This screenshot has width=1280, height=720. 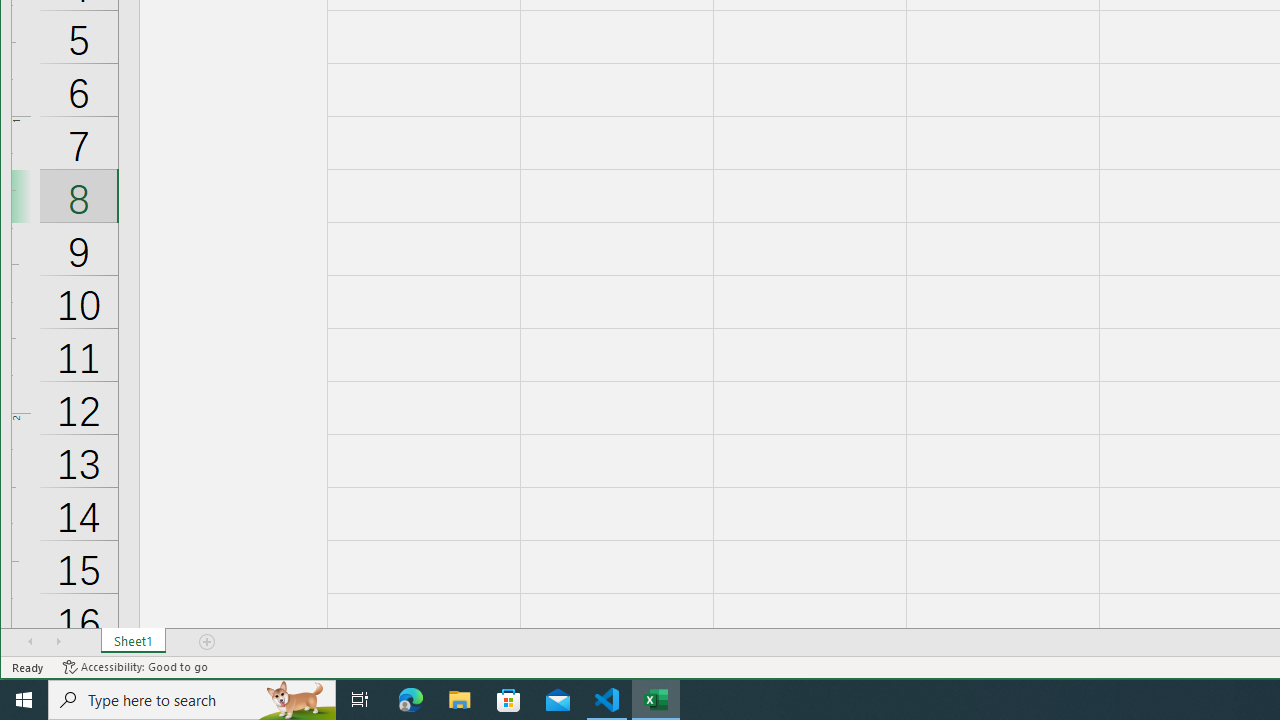 What do you see at coordinates (656, 698) in the screenshot?
I see `'Excel - 1 running window'` at bounding box center [656, 698].